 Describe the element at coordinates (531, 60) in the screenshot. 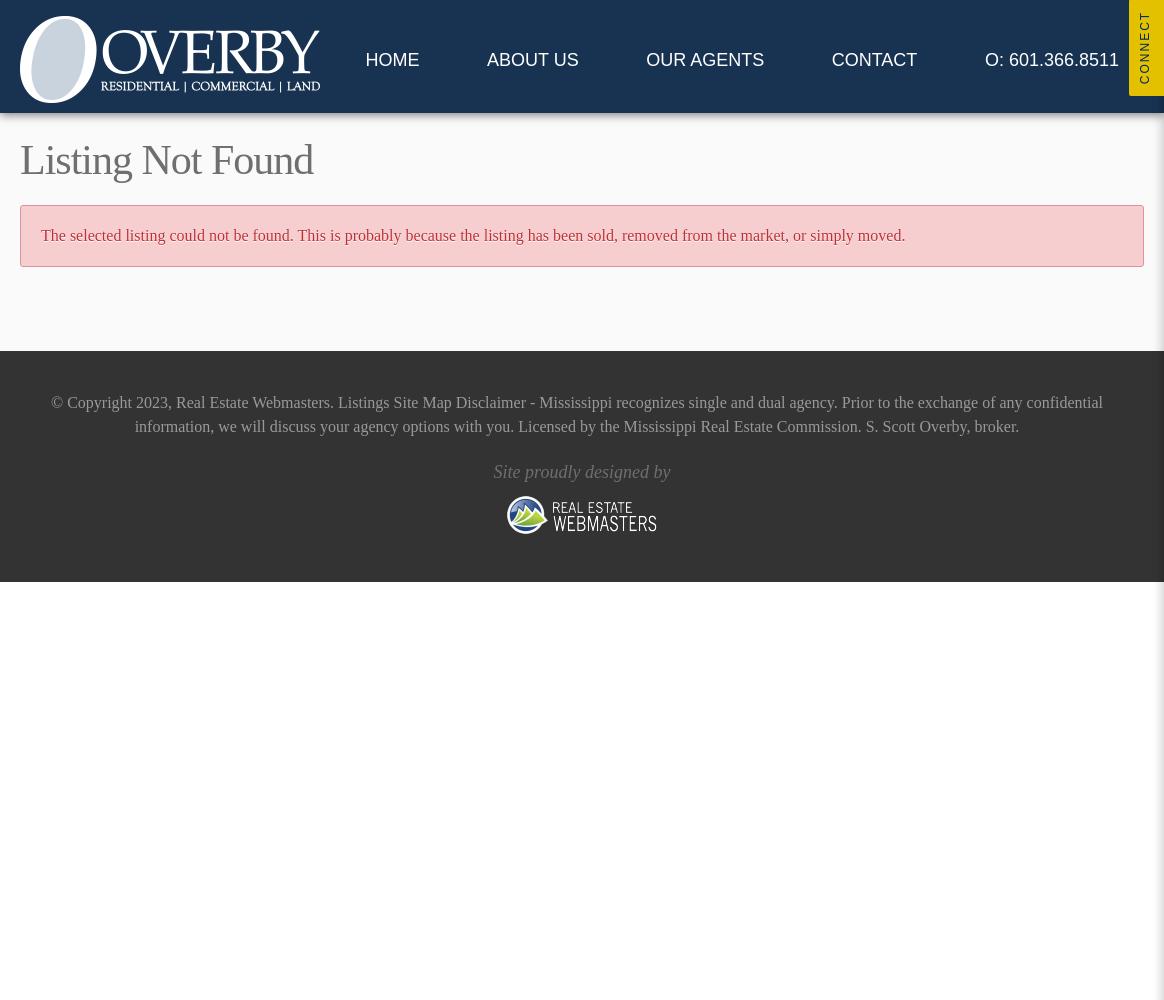

I see `'About Us'` at that location.